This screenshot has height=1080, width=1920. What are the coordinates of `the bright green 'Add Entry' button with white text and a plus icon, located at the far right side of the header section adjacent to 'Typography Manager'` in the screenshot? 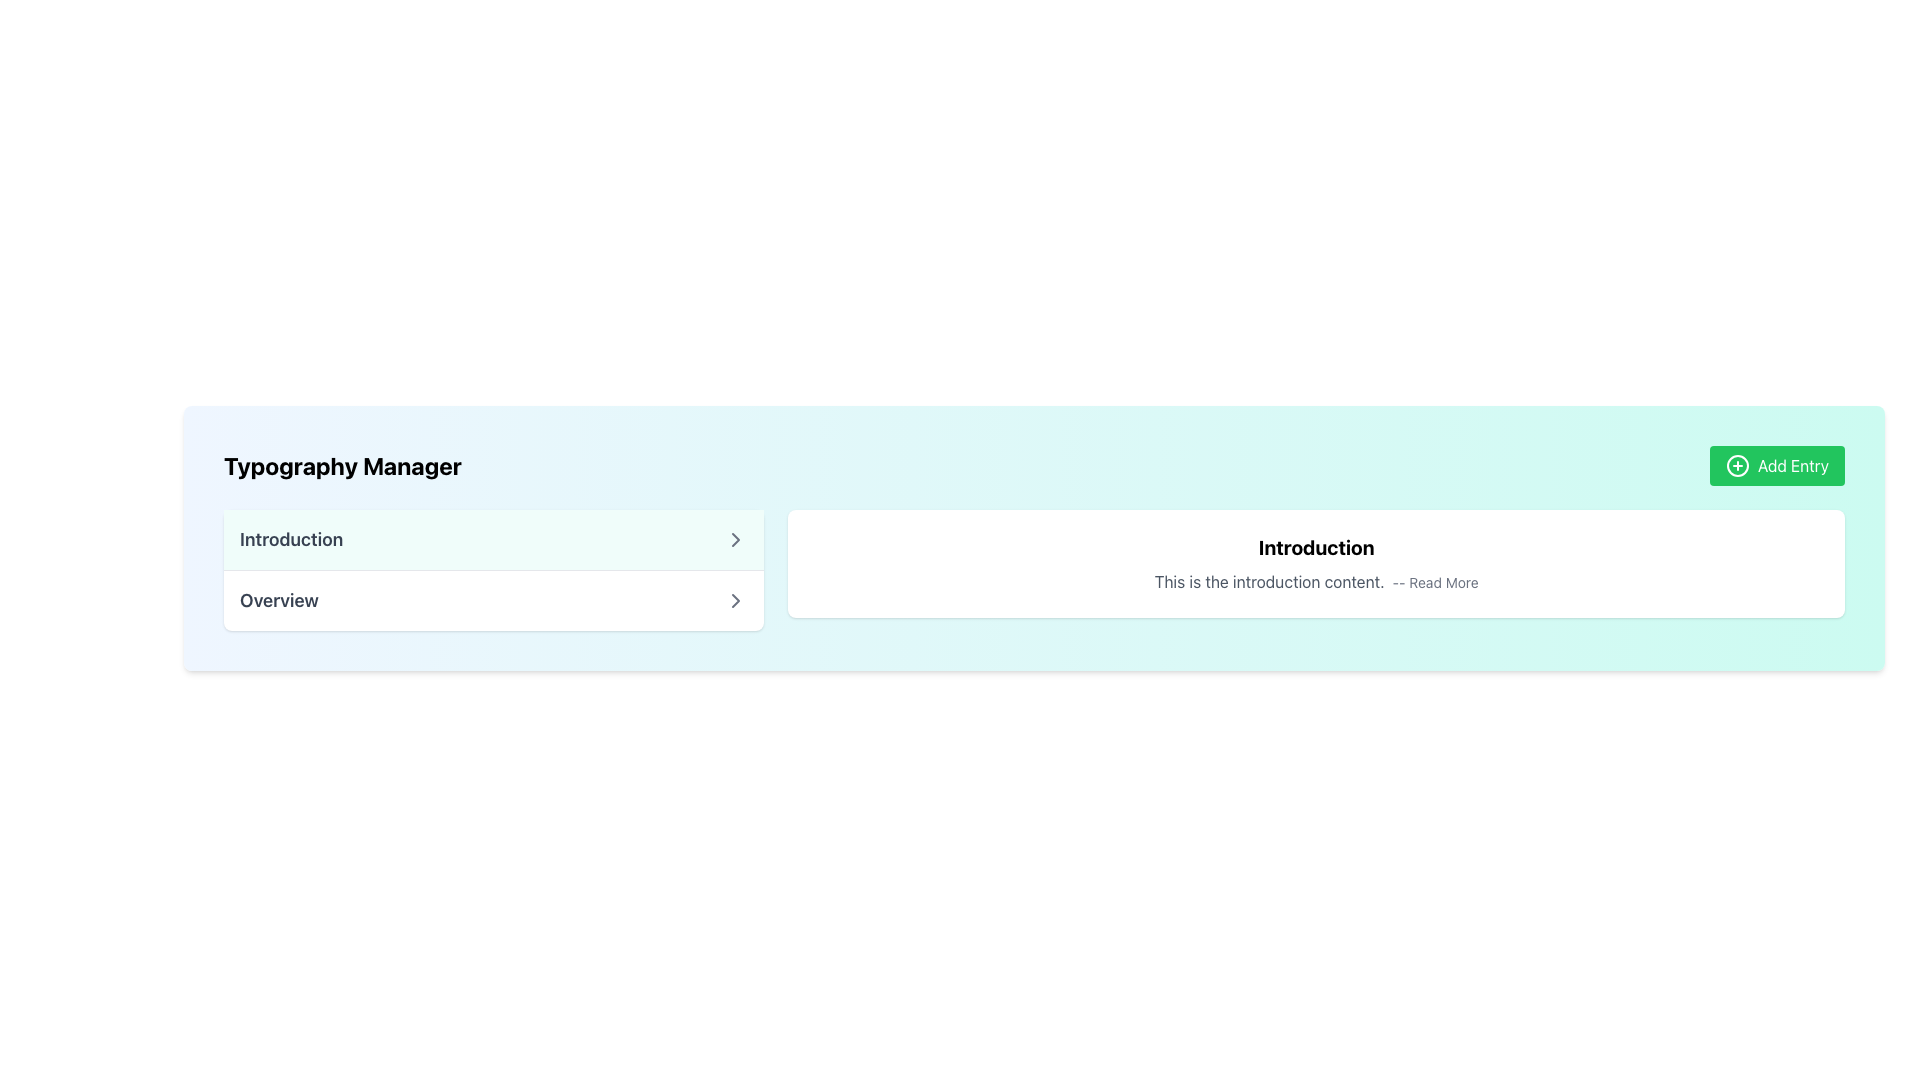 It's located at (1777, 466).